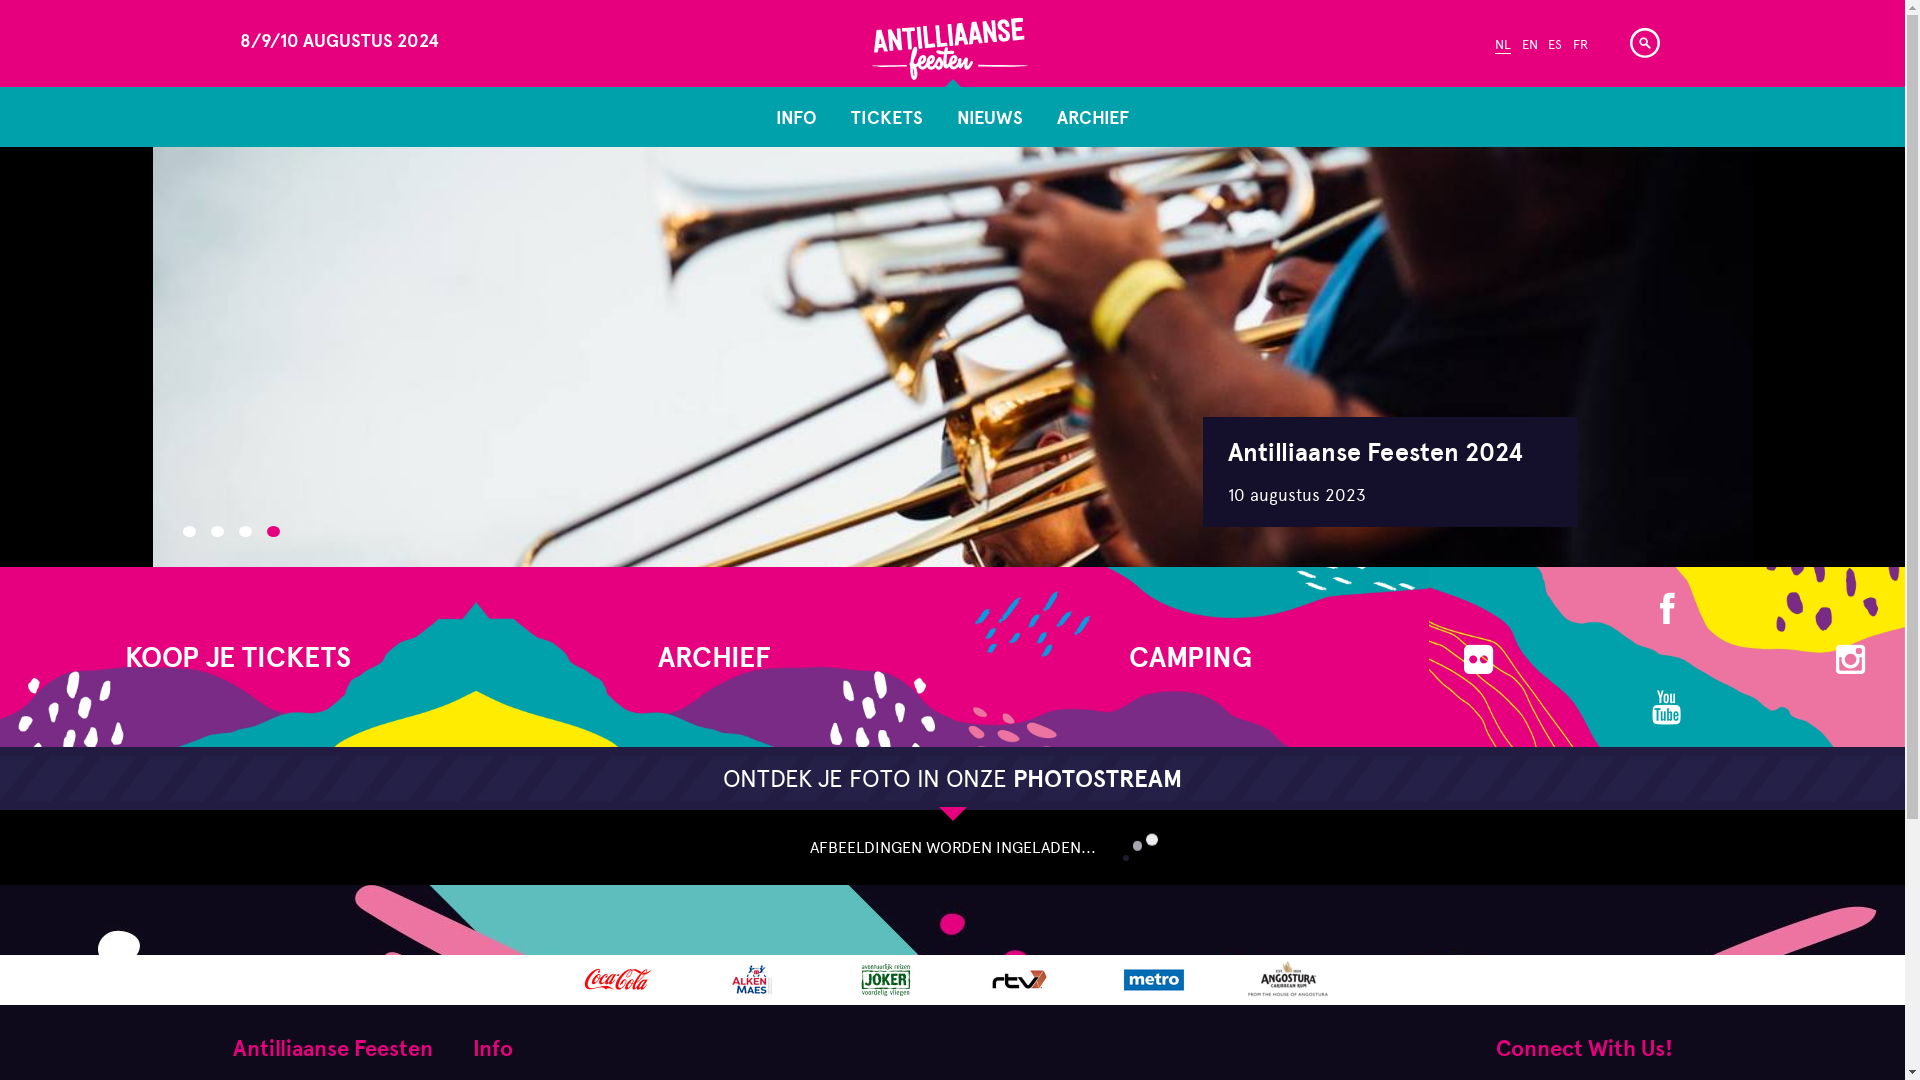 This screenshot has height=1080, width=1920. Describe the element at coordinates (243, 530) in the screenshot. I see `'3'` at that location.